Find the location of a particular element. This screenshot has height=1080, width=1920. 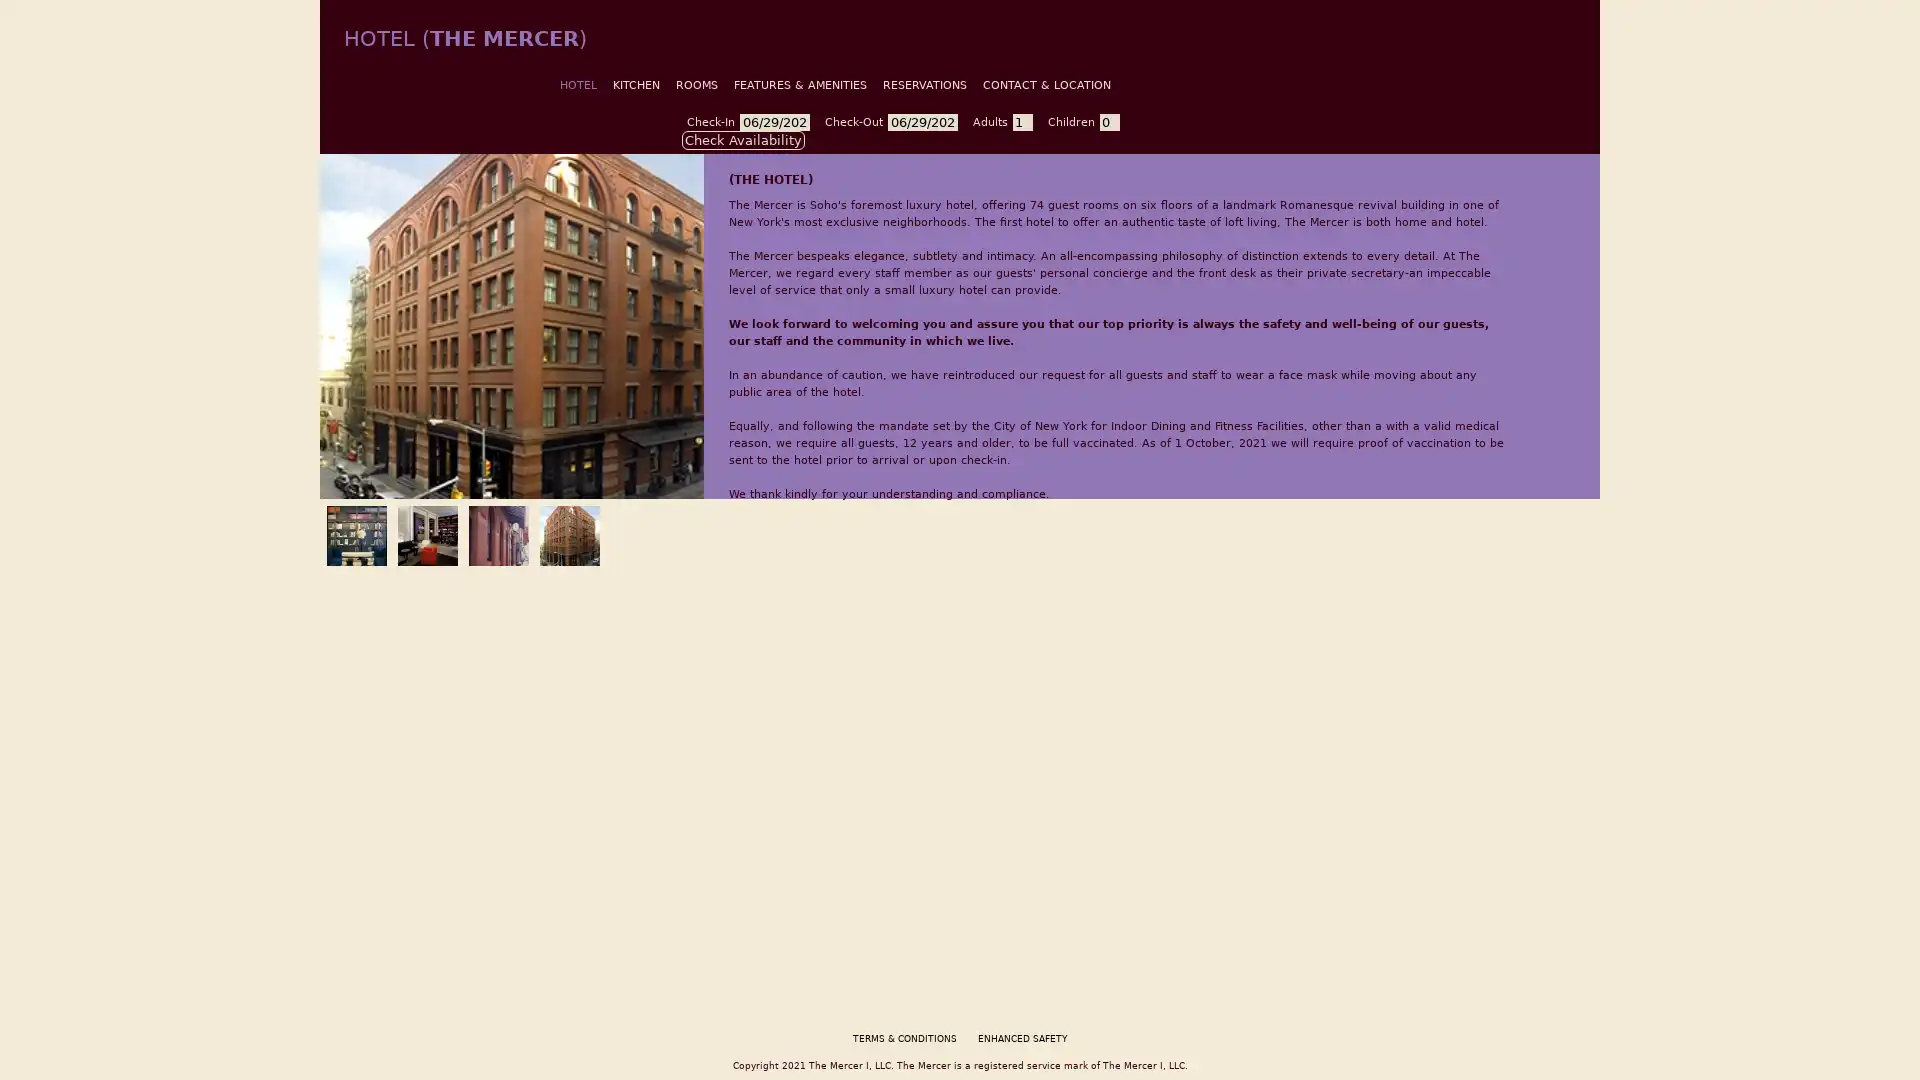

Check Availability is located at coordinates (742, 139).